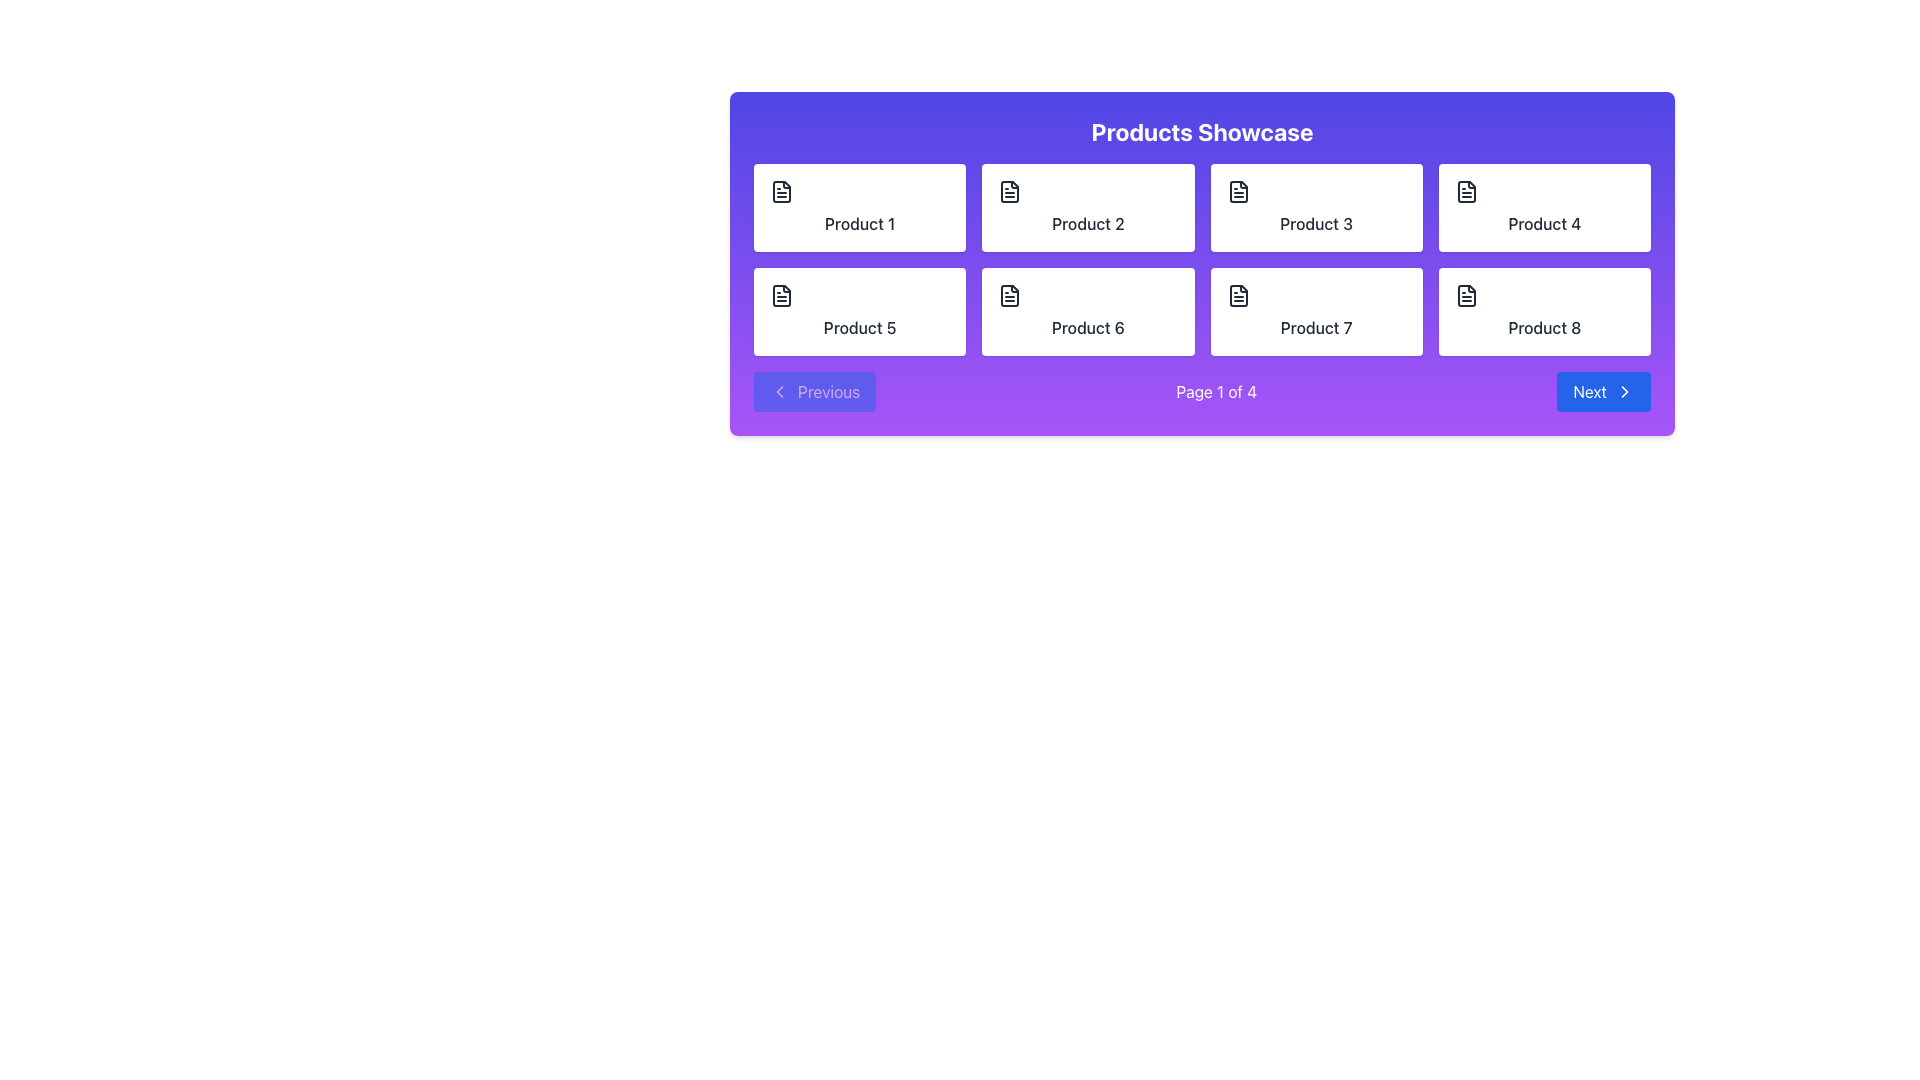 This screenshot has width=1920, height=1080. I want to click on the minimalist document icon labeled 'Product 8', so click(1466, 296).